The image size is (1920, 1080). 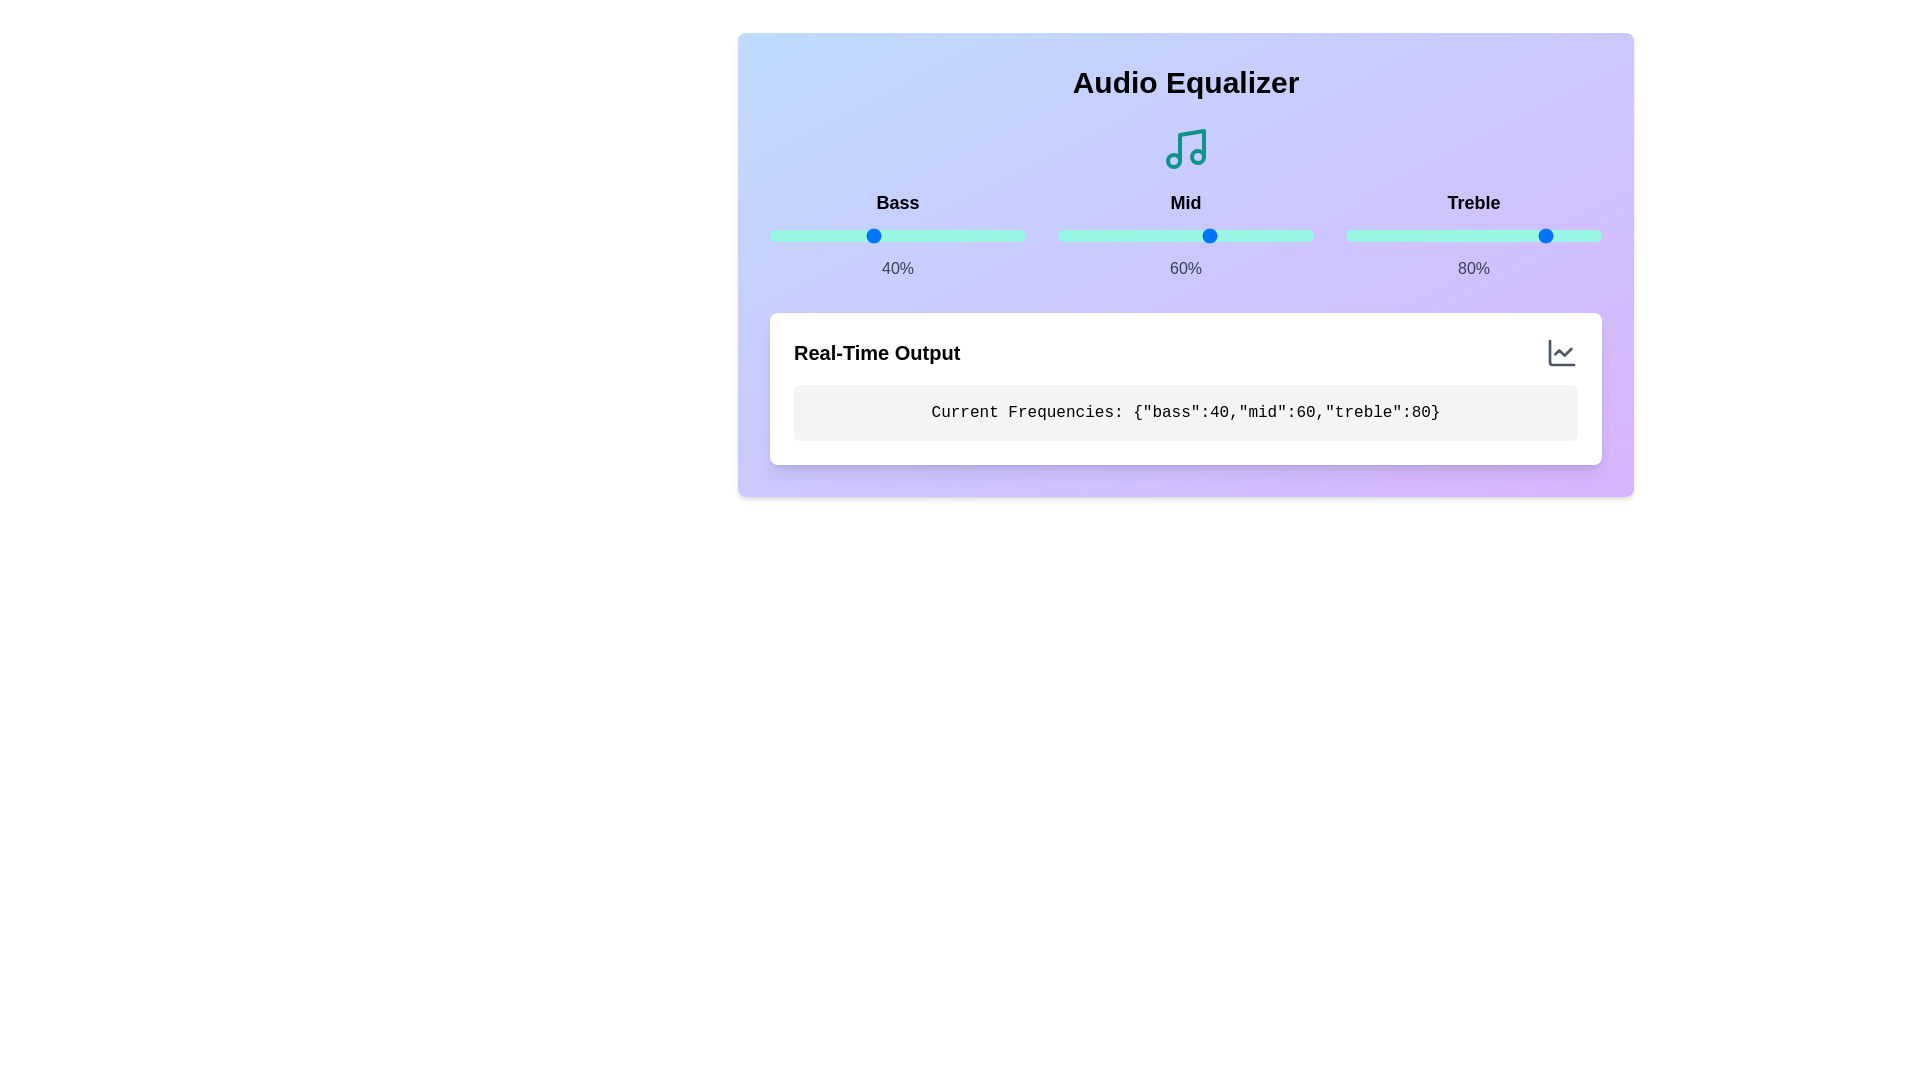 I want to click on bass level, so click(x=791, y=234).